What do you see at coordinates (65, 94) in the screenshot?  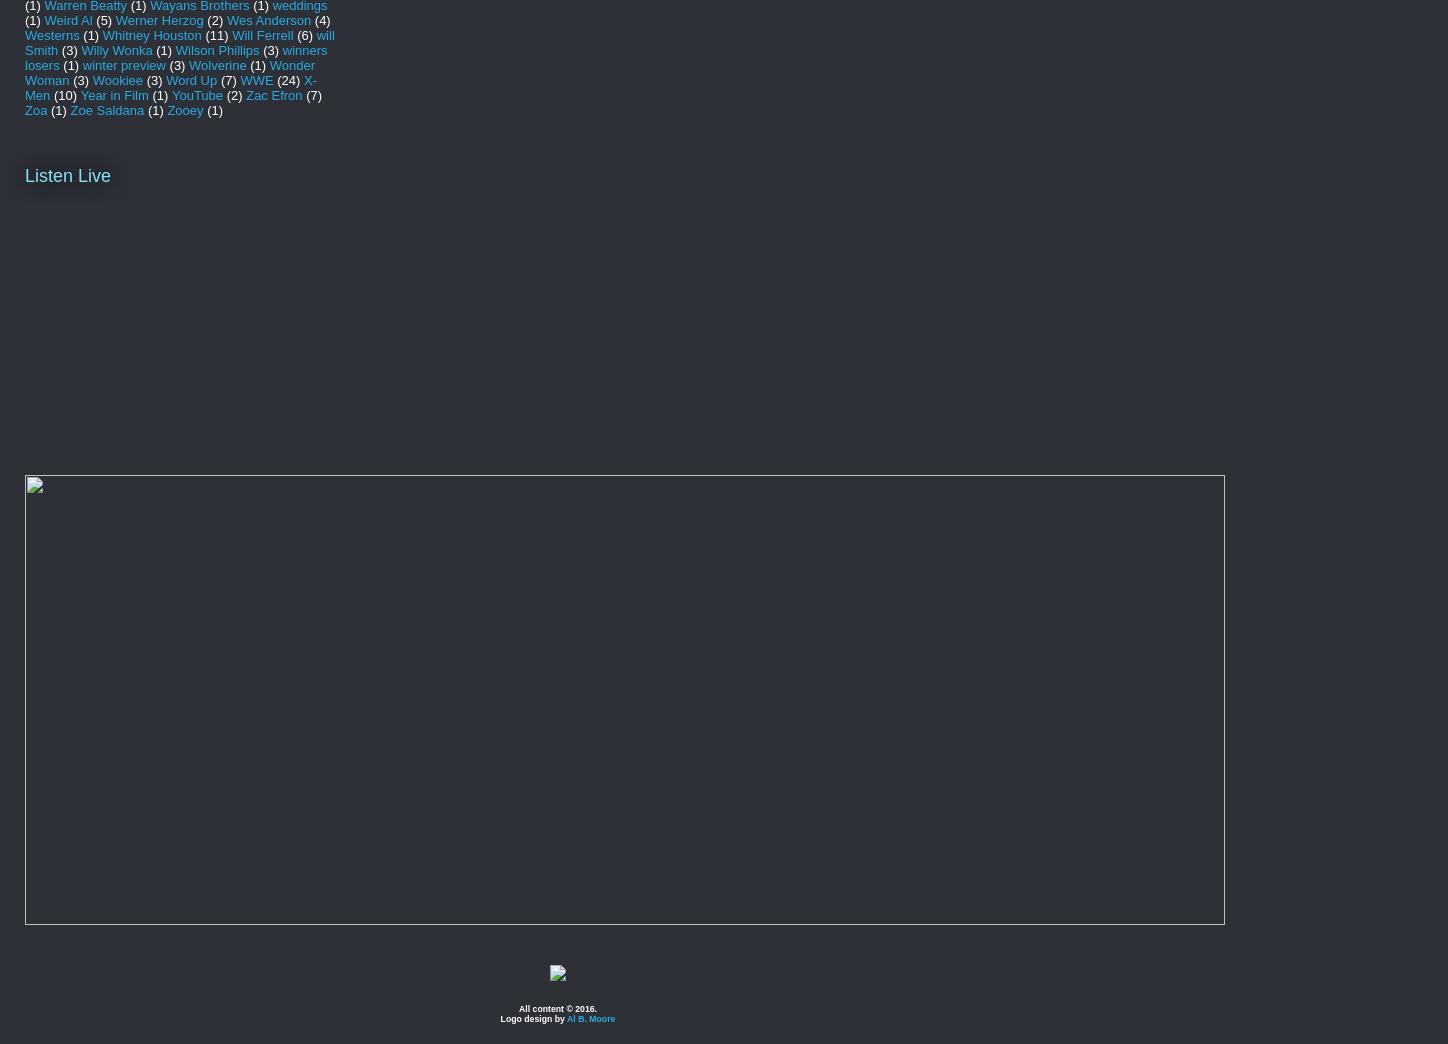 I see `'(10)'` at bounding box center [65, 94].